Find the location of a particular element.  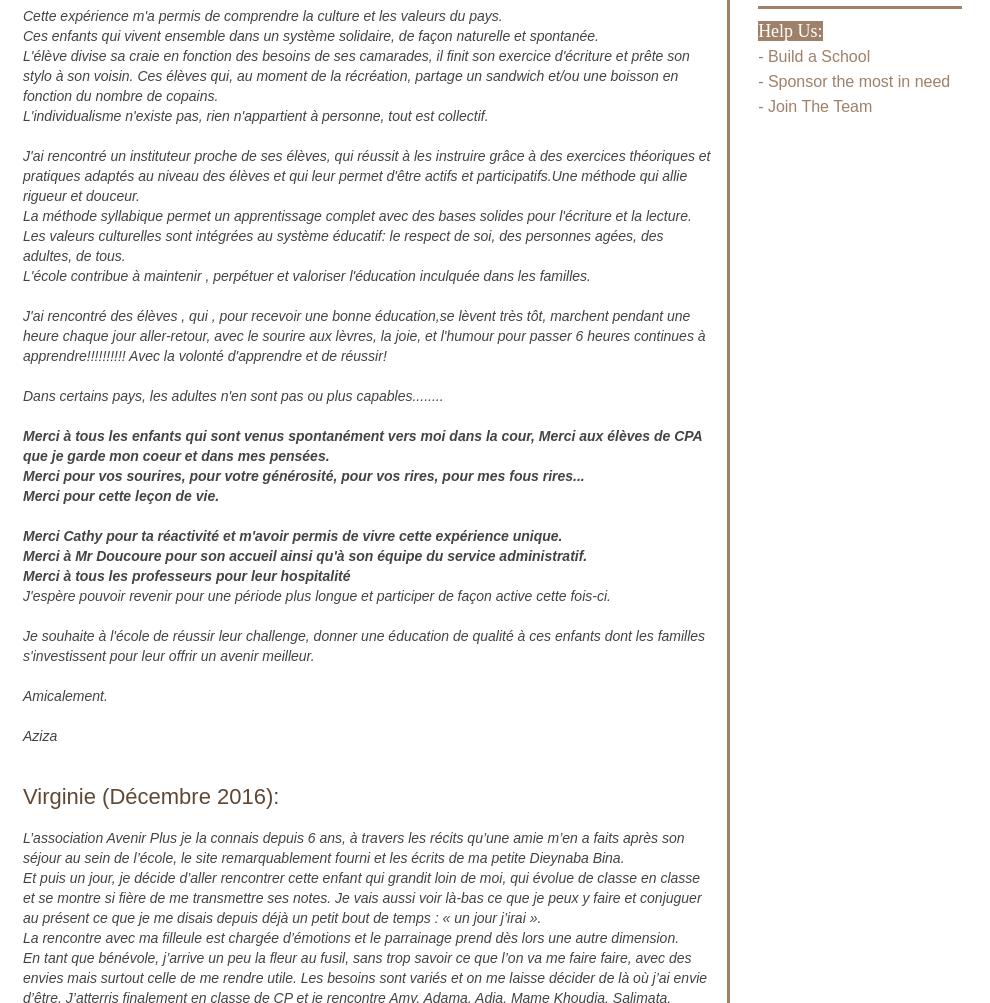

'Cette expérience m'a permis de comprendre la culture et les valeurs du pays.' is located at coordinates (262, 15).